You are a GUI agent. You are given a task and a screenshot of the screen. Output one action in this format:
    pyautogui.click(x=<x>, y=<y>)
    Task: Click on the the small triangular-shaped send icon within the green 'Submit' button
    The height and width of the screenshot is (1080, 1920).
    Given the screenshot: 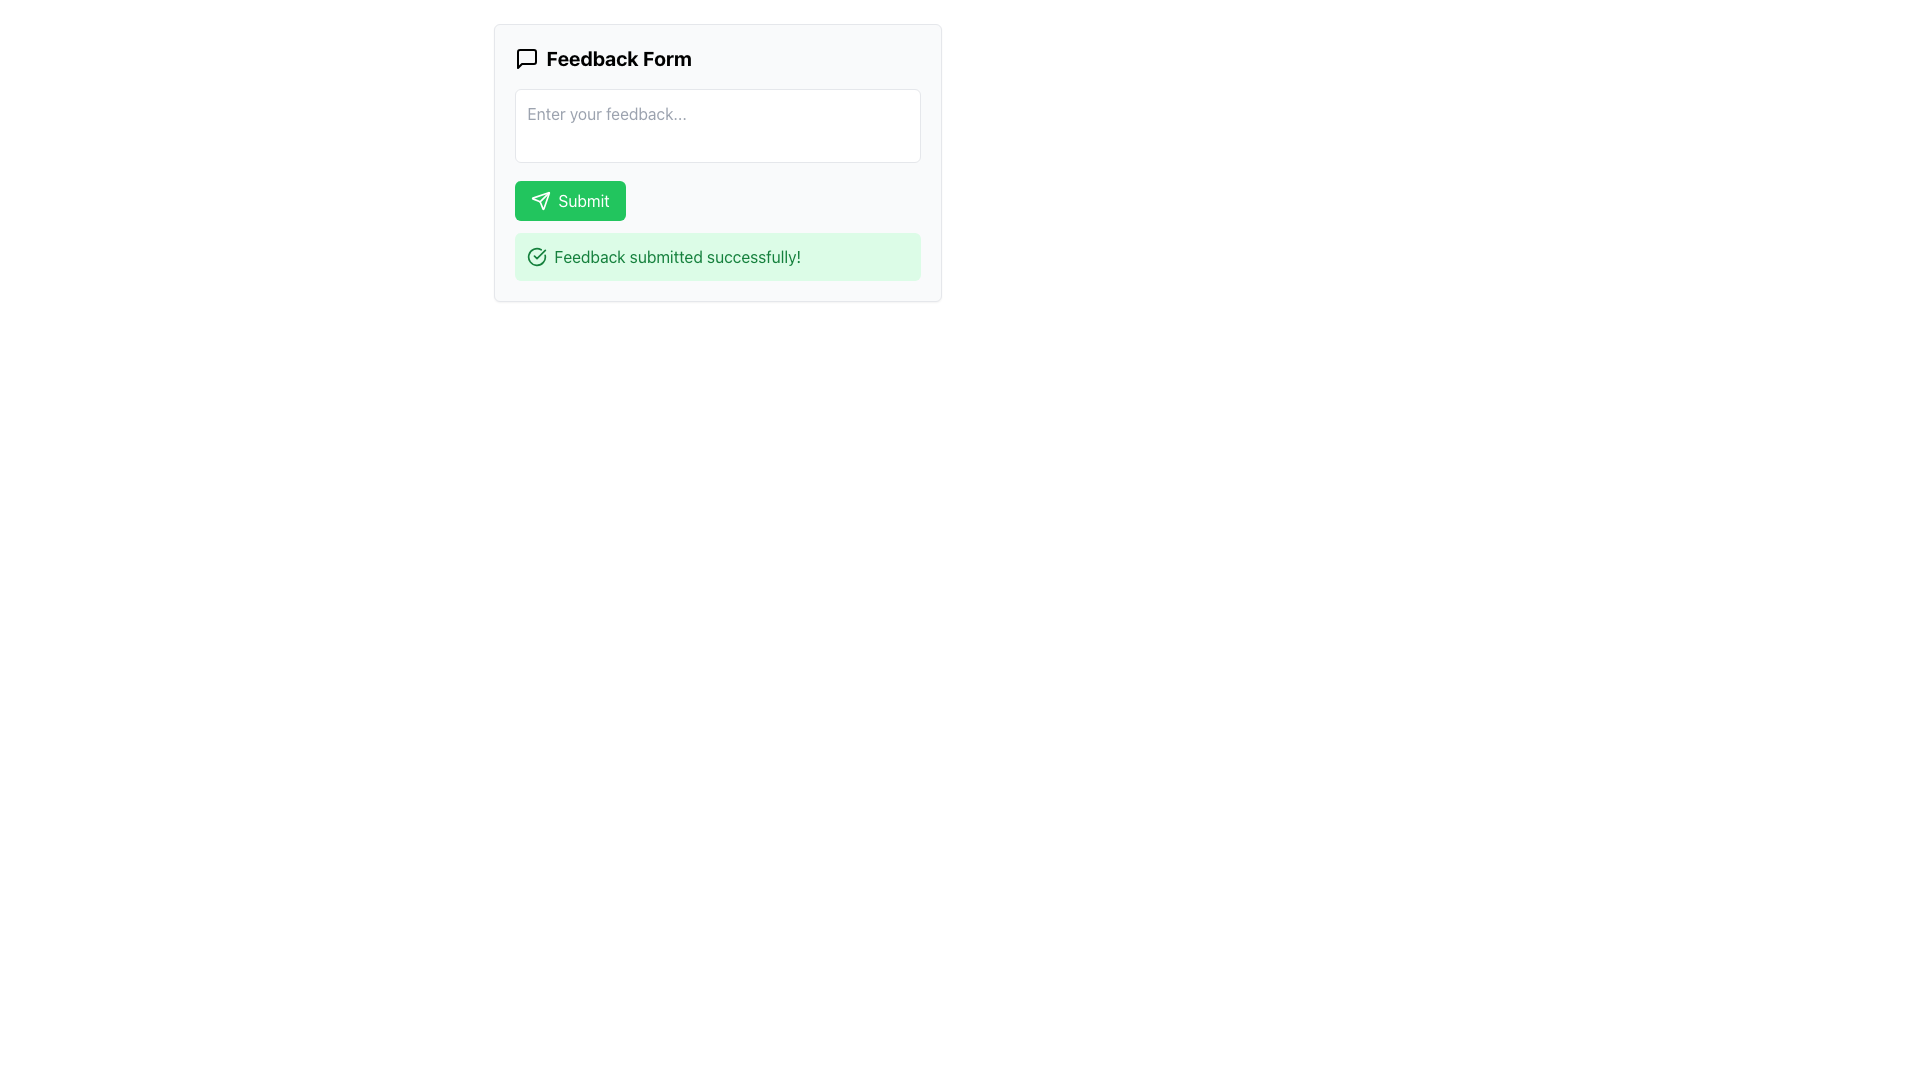 What is the action you would take?
    pyautogui.click(x=540, y=200)
    